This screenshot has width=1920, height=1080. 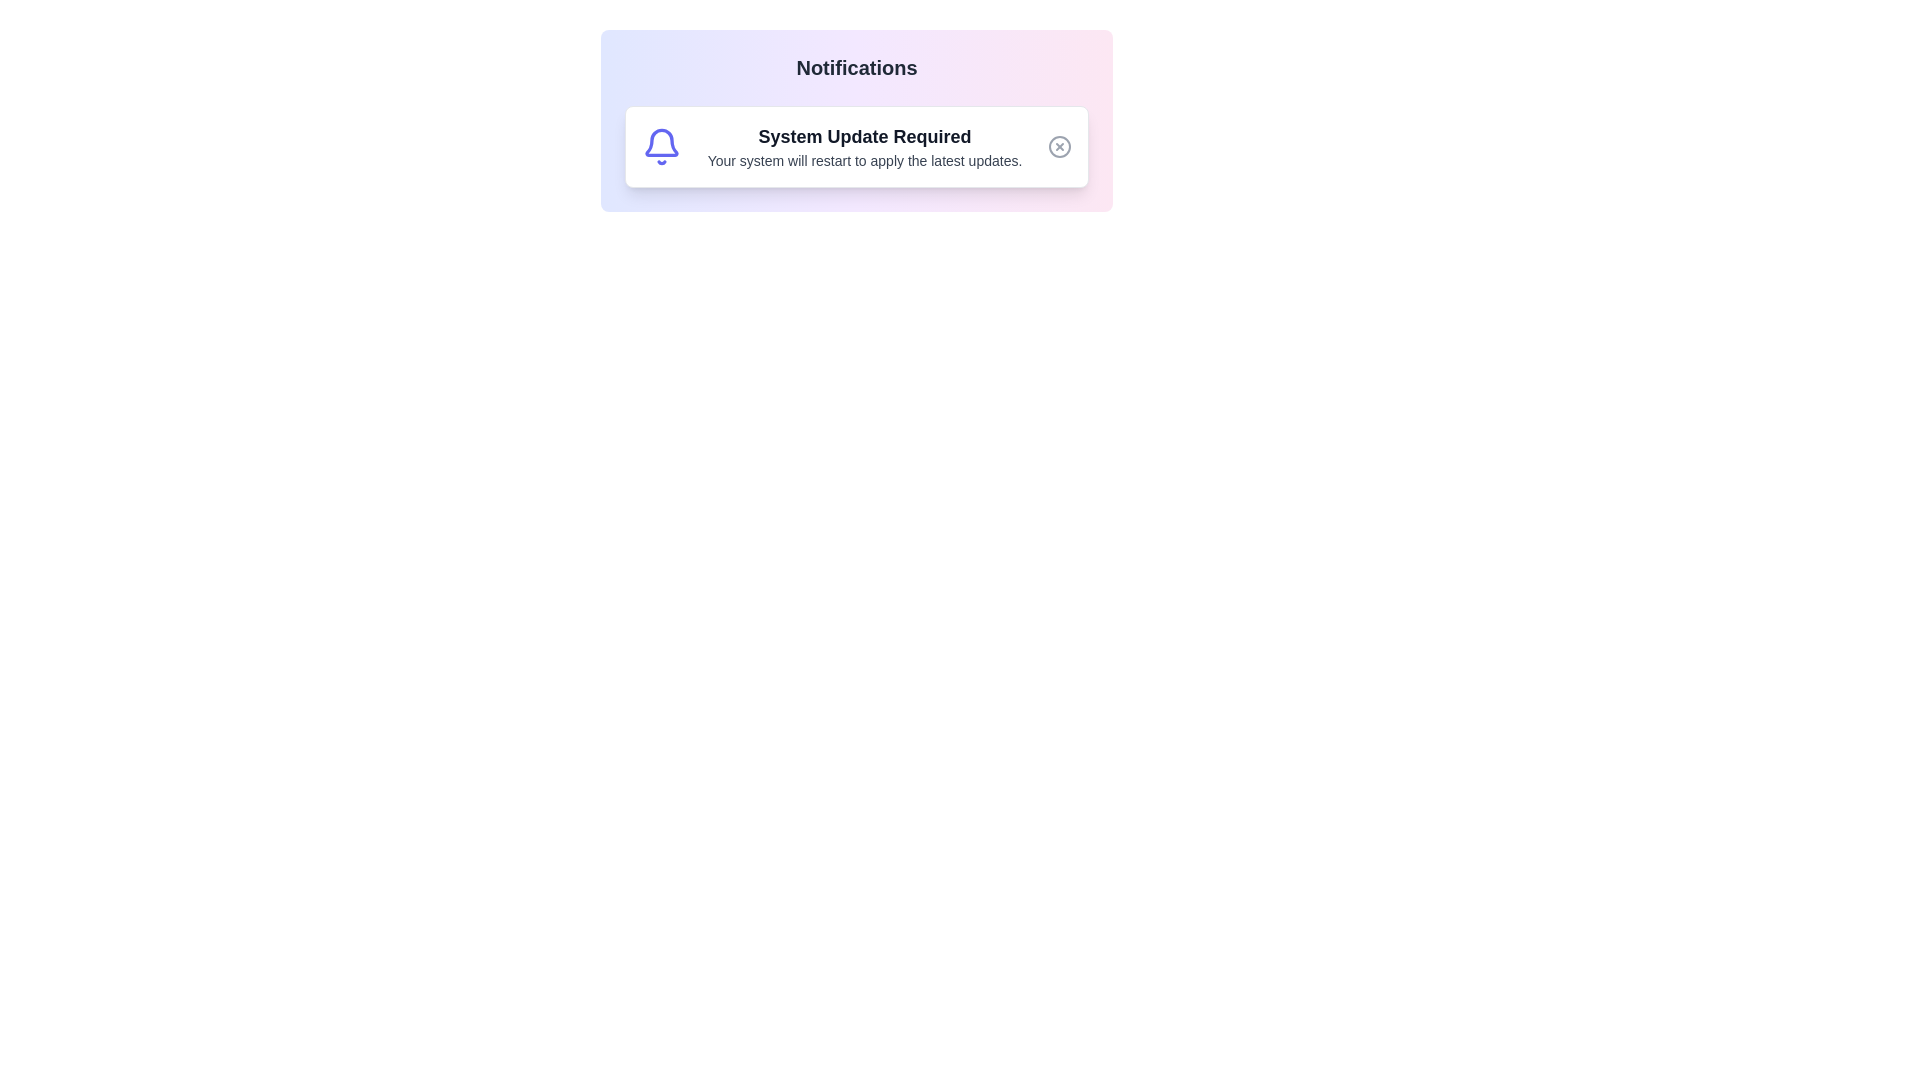 I want to click on the informative Text Label located directly below the 'System Update Required' title in the notification card, so click(x=864, y=160).